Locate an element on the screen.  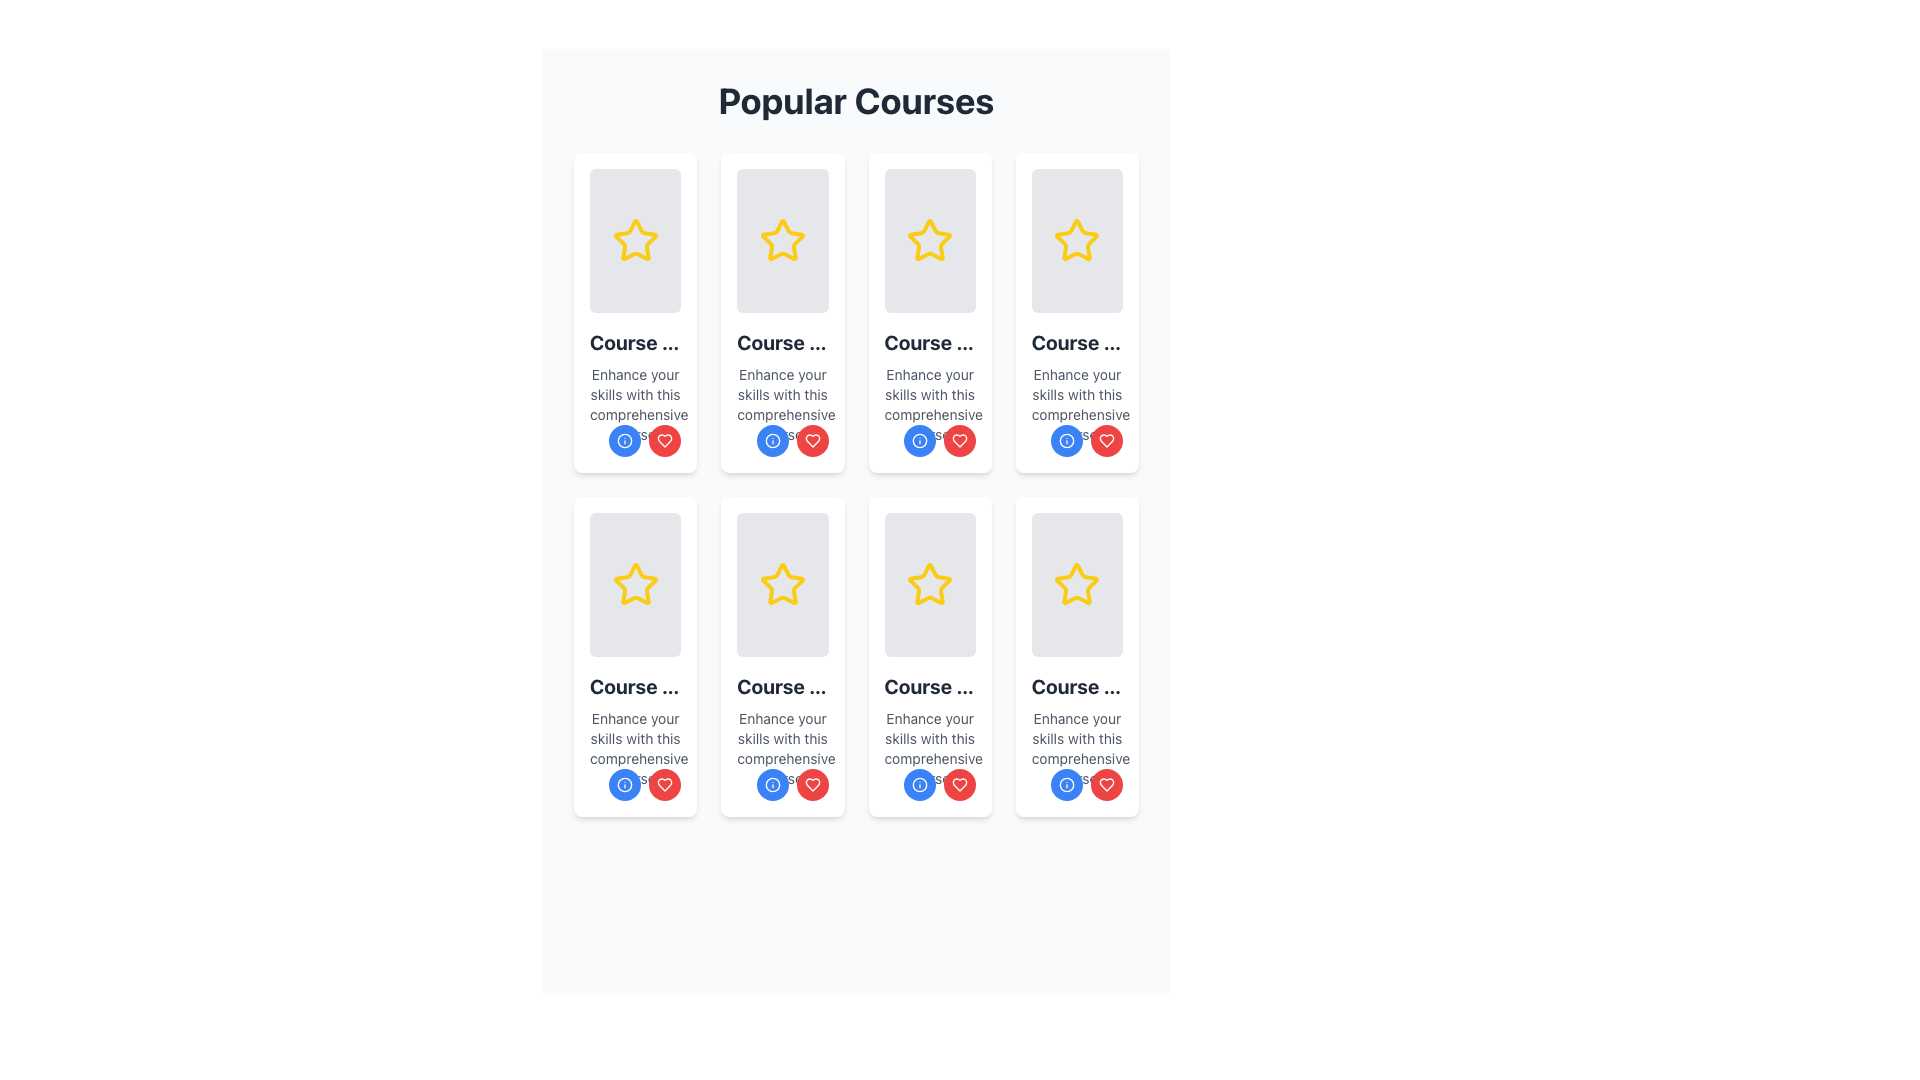
the star icon located in the third column of the first row of course cards, which is positioned below the 'Popular Courses' heading is located at coordinates (929, 239).